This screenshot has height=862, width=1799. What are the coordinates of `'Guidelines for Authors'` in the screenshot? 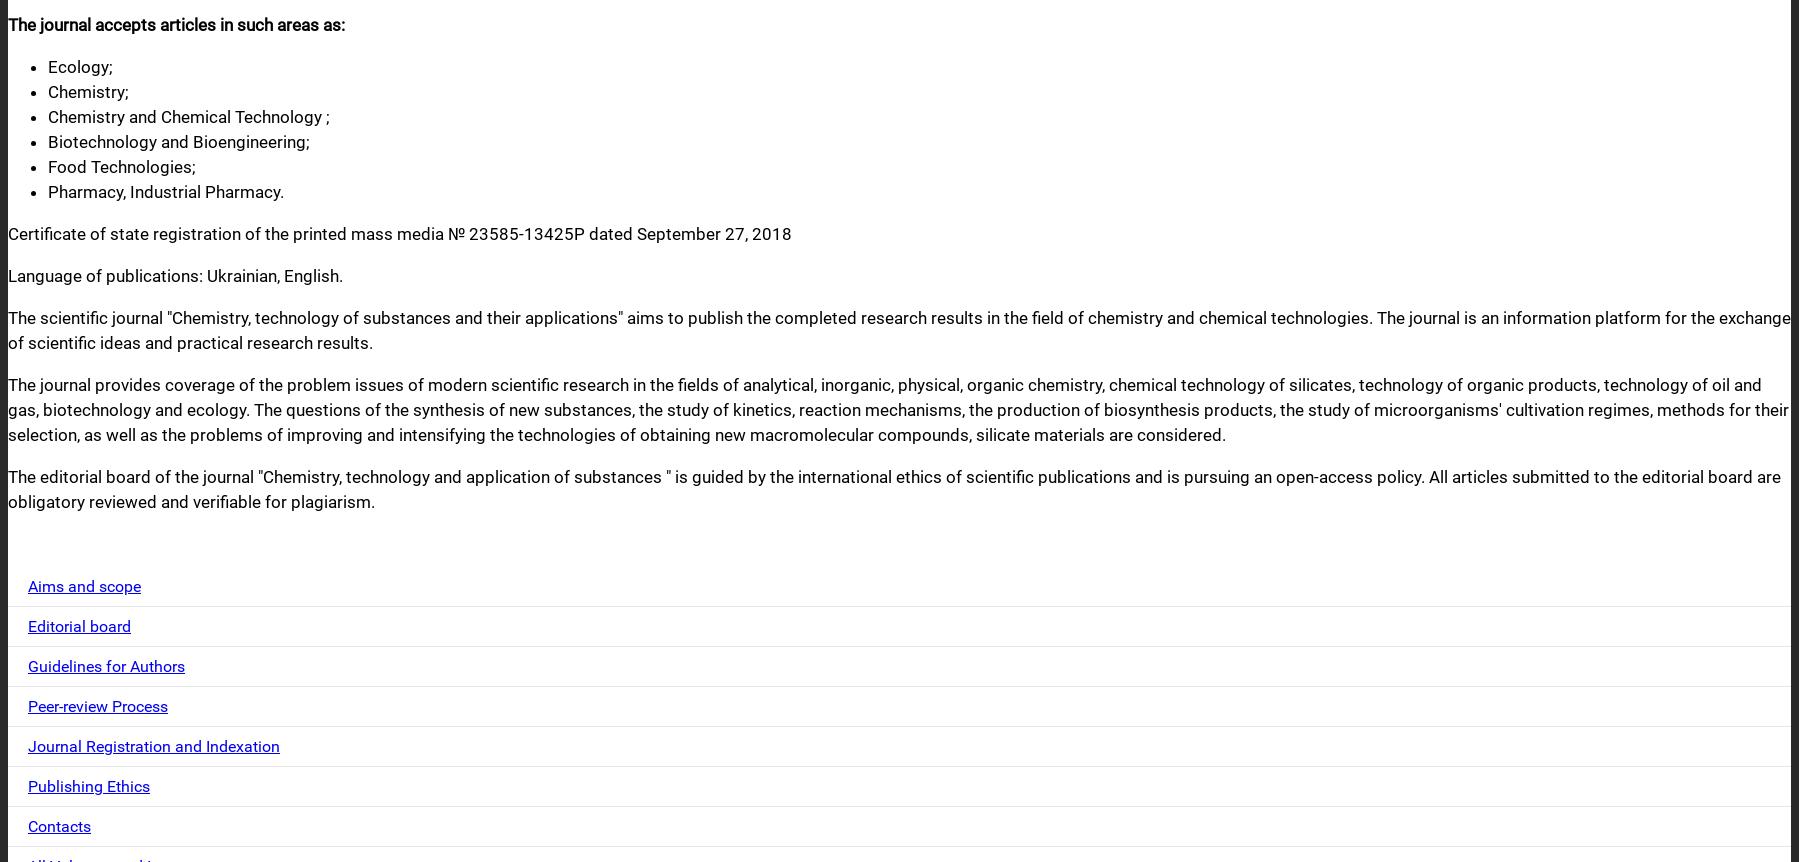 It's located at (105, 665).